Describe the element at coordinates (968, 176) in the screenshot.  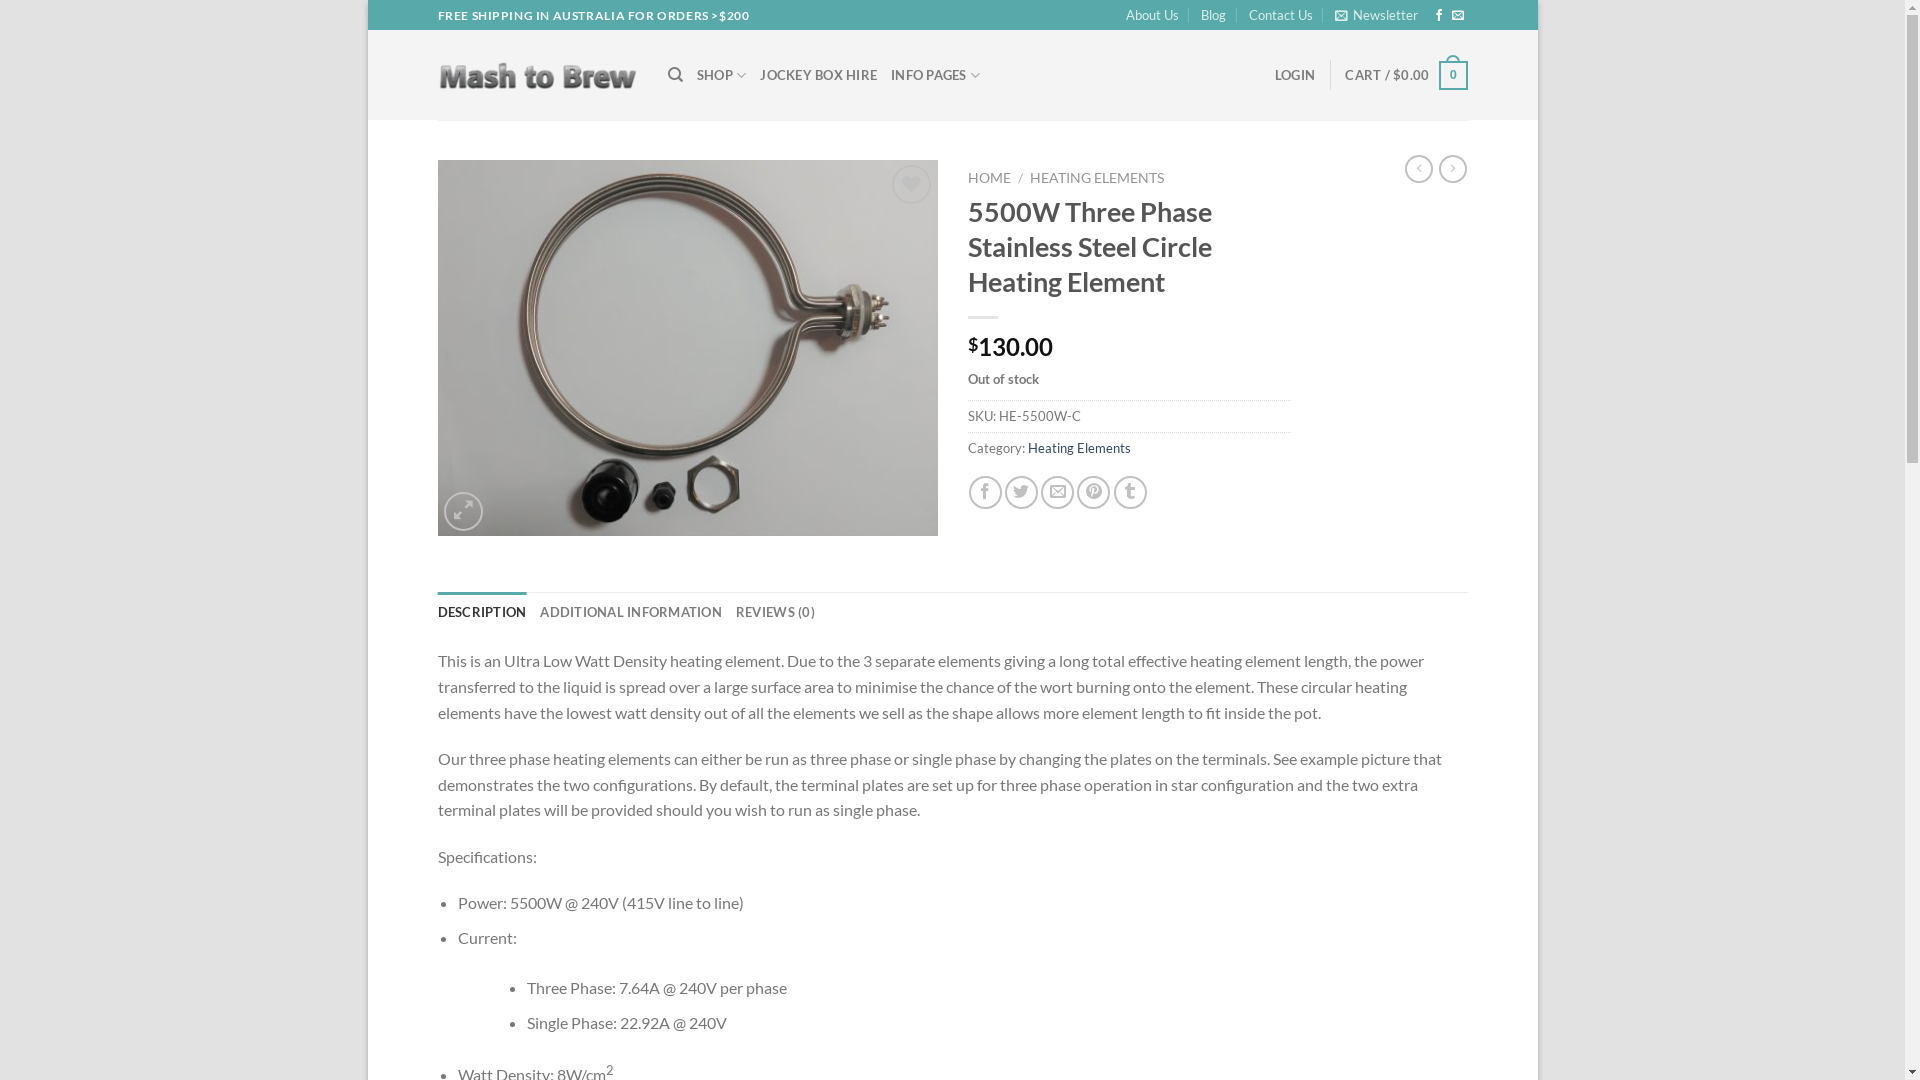
I see `'HOME'` at that location.